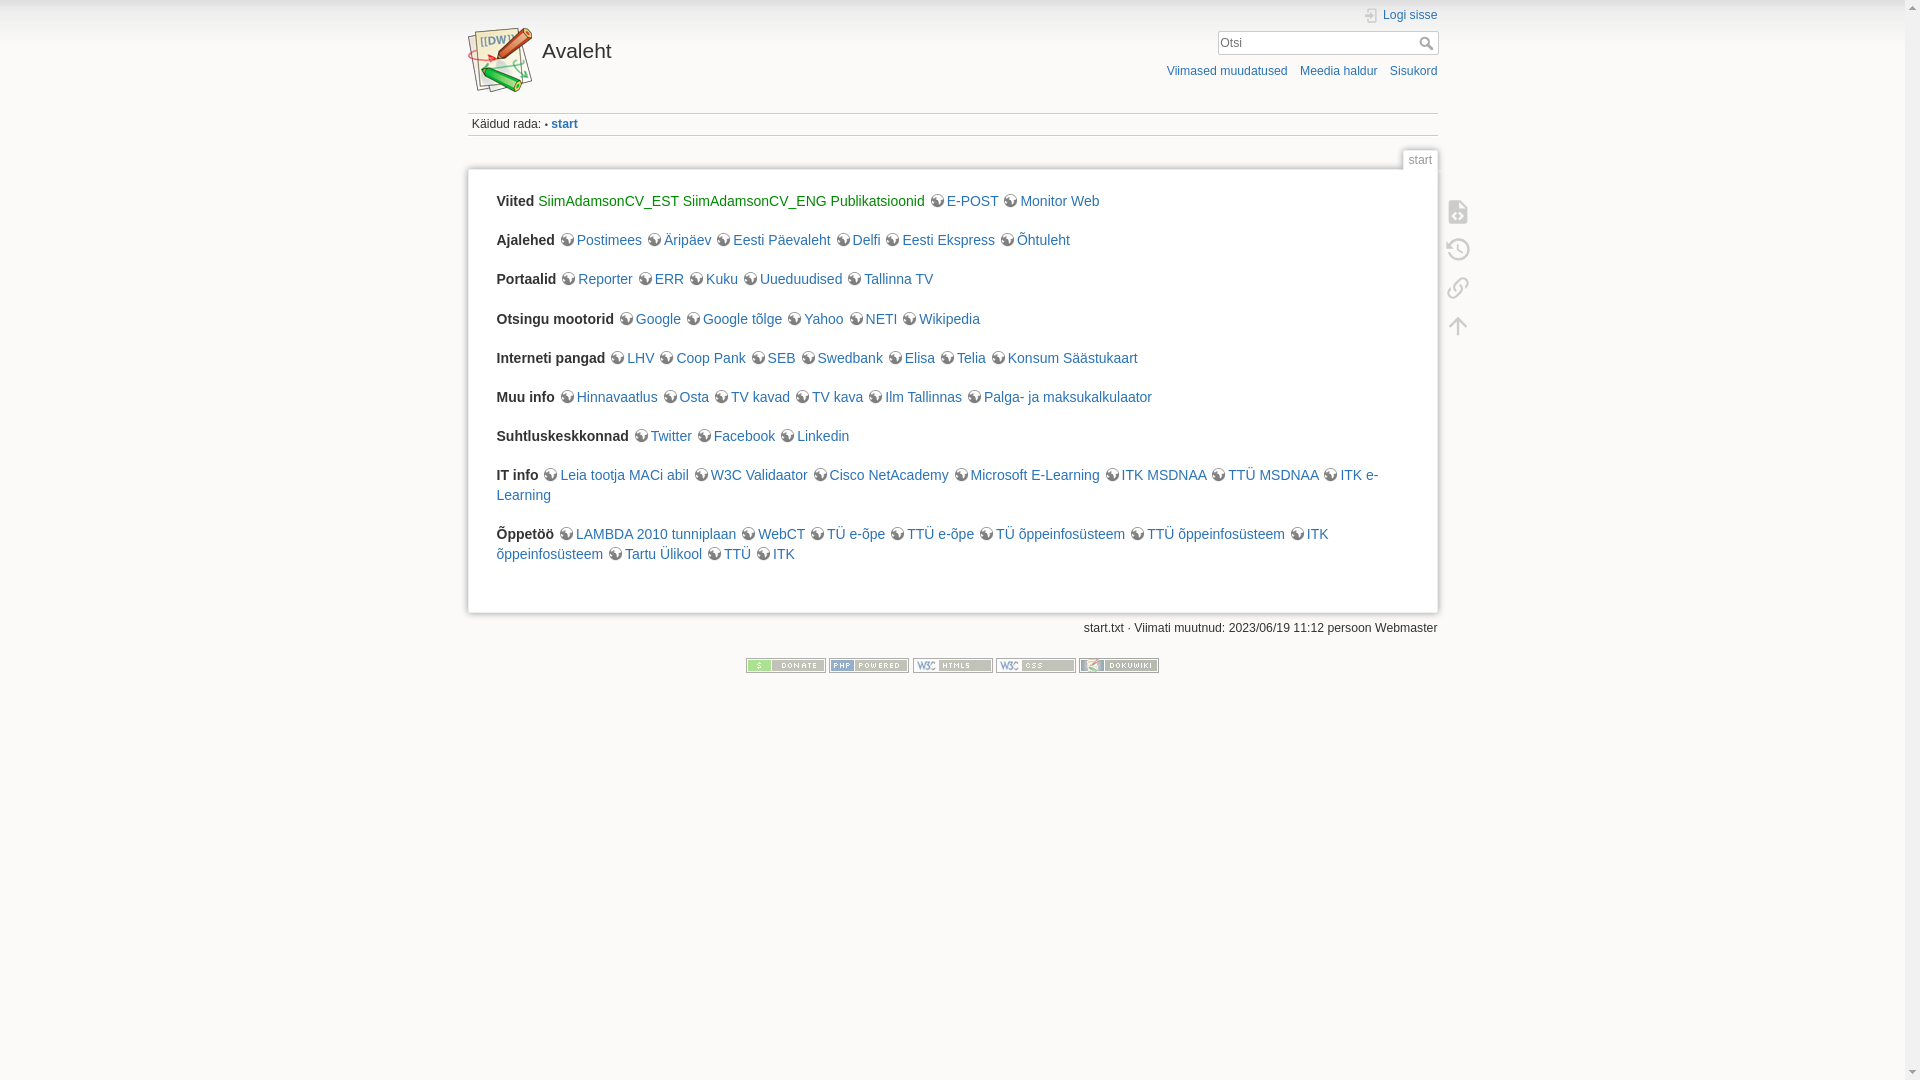 The height and width of the screenshot is (1080, 1920). Describe the element at coordinates (1026, 474) in the screenshot. I see `'Microsoft E-Learning'` at that location.